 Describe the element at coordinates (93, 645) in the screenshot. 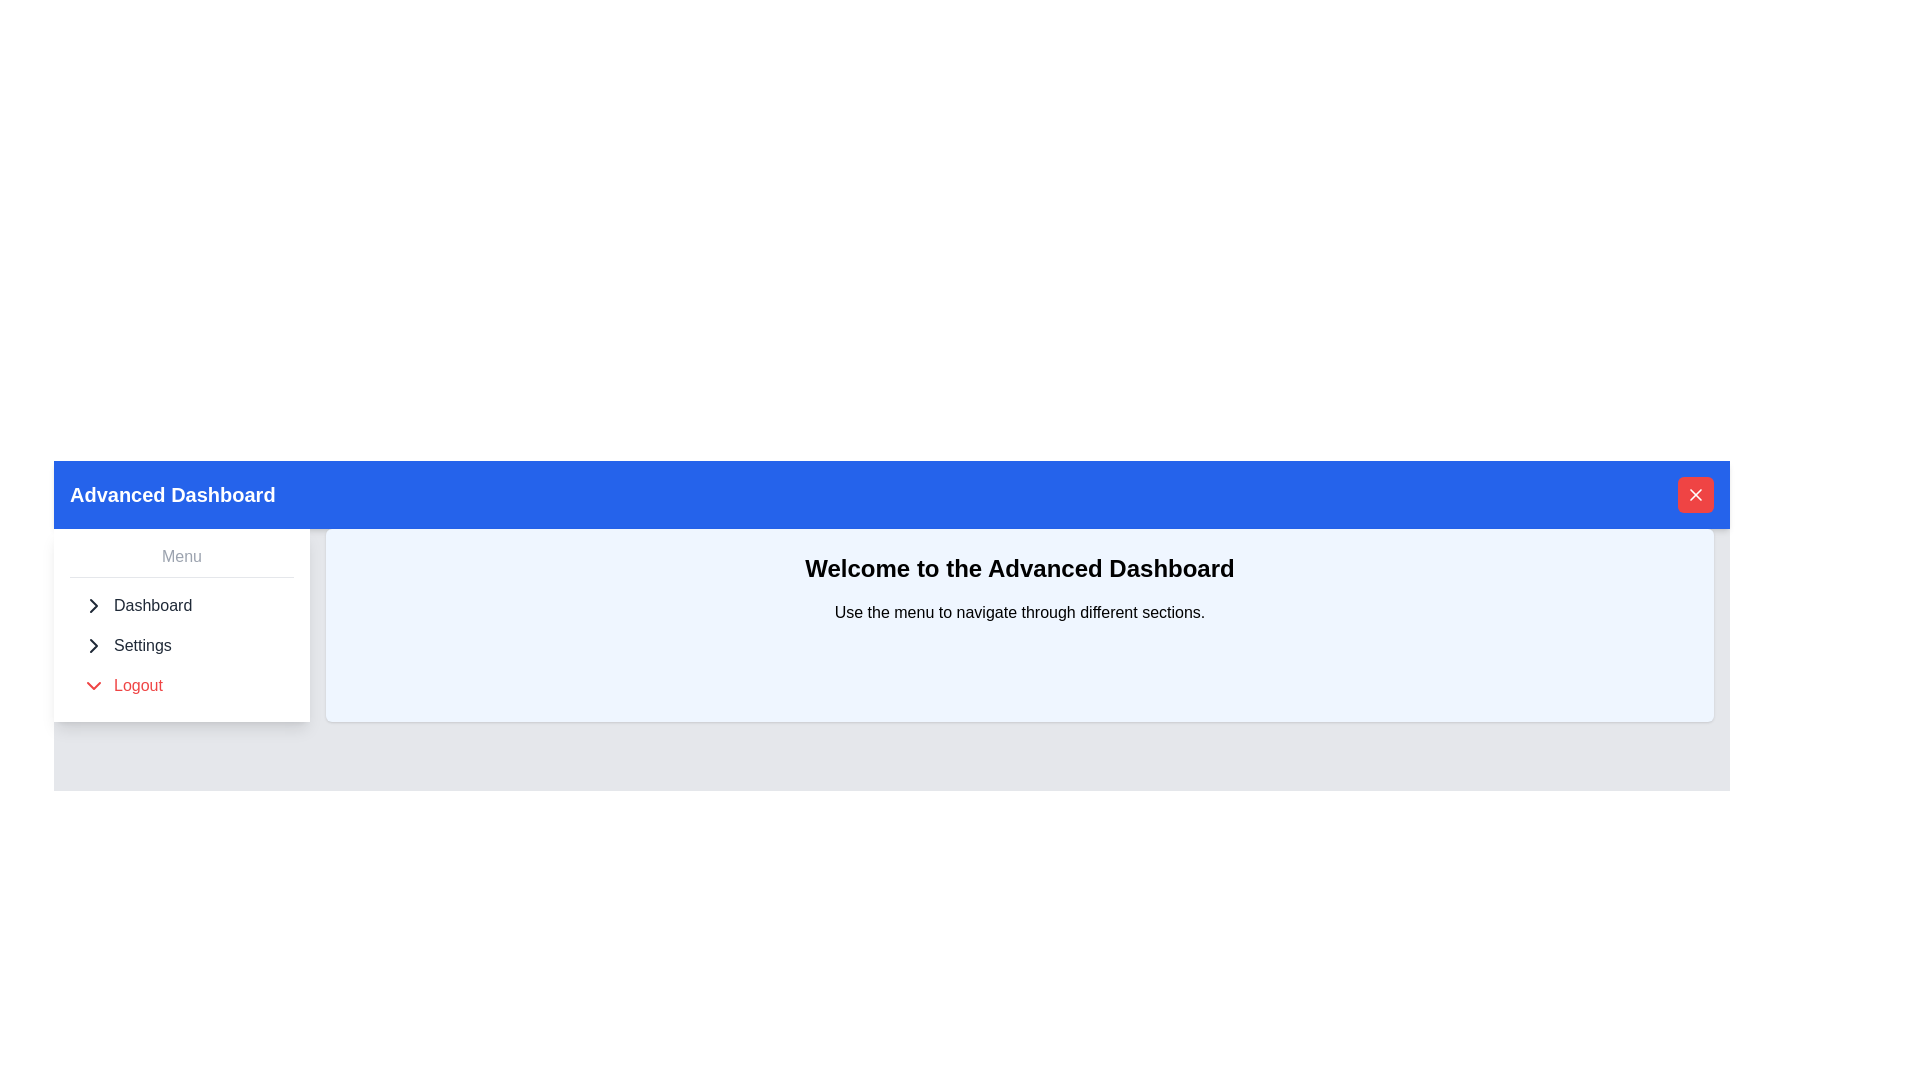

I see `the Chevron icon located in the side navigation panel under the 'Settings' menu item` at that location.